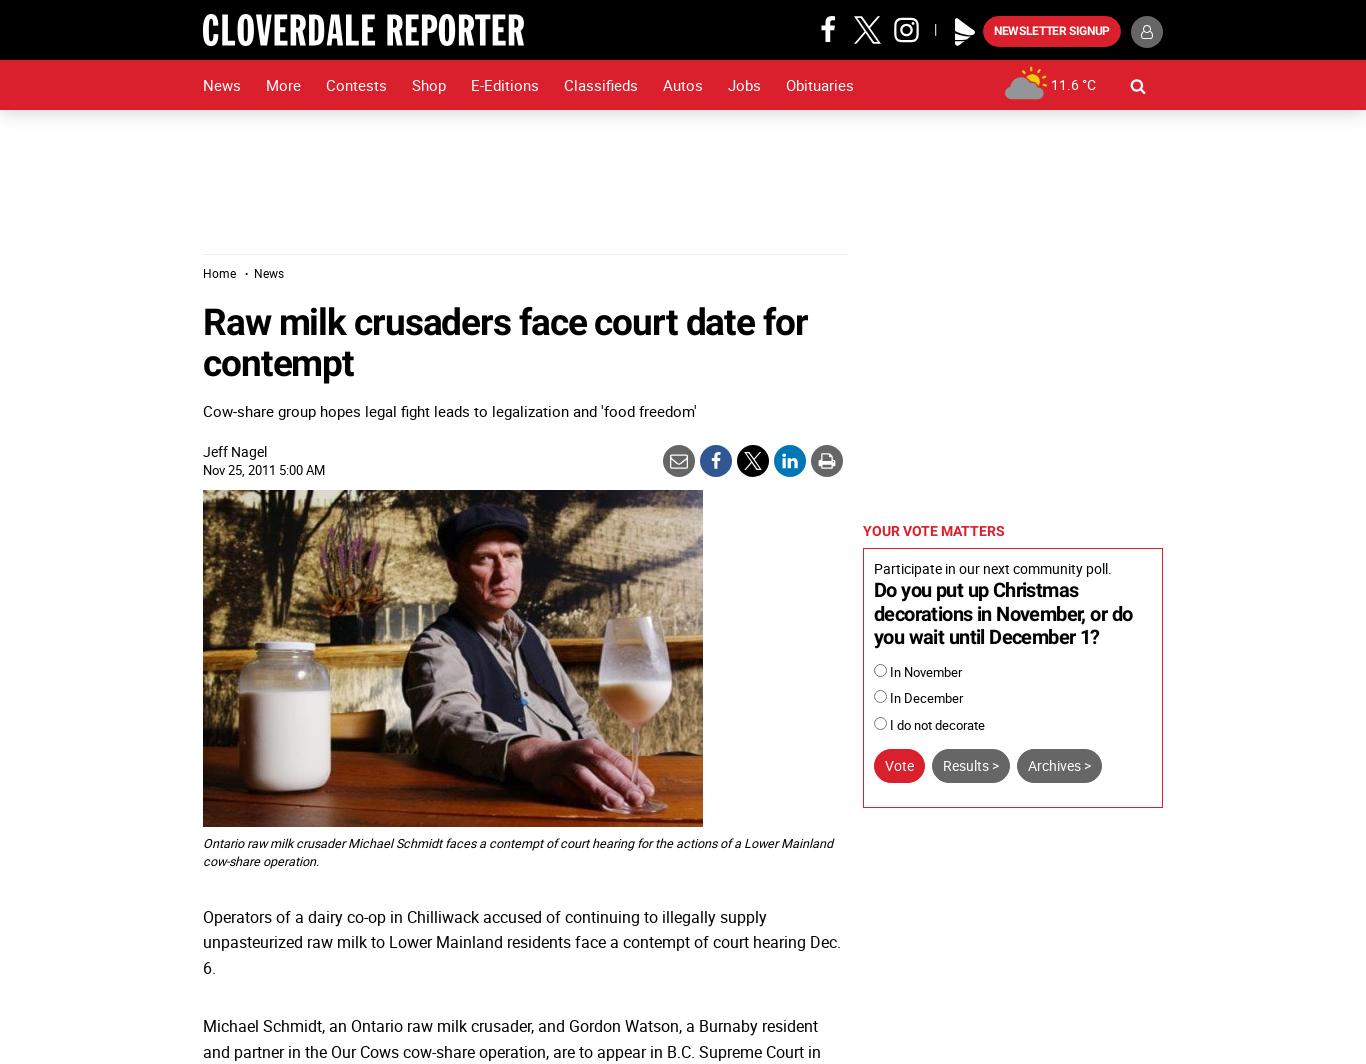  Describe the element at coordinates (970, 765) in the screenshot. I see `'Results >'` at that location.